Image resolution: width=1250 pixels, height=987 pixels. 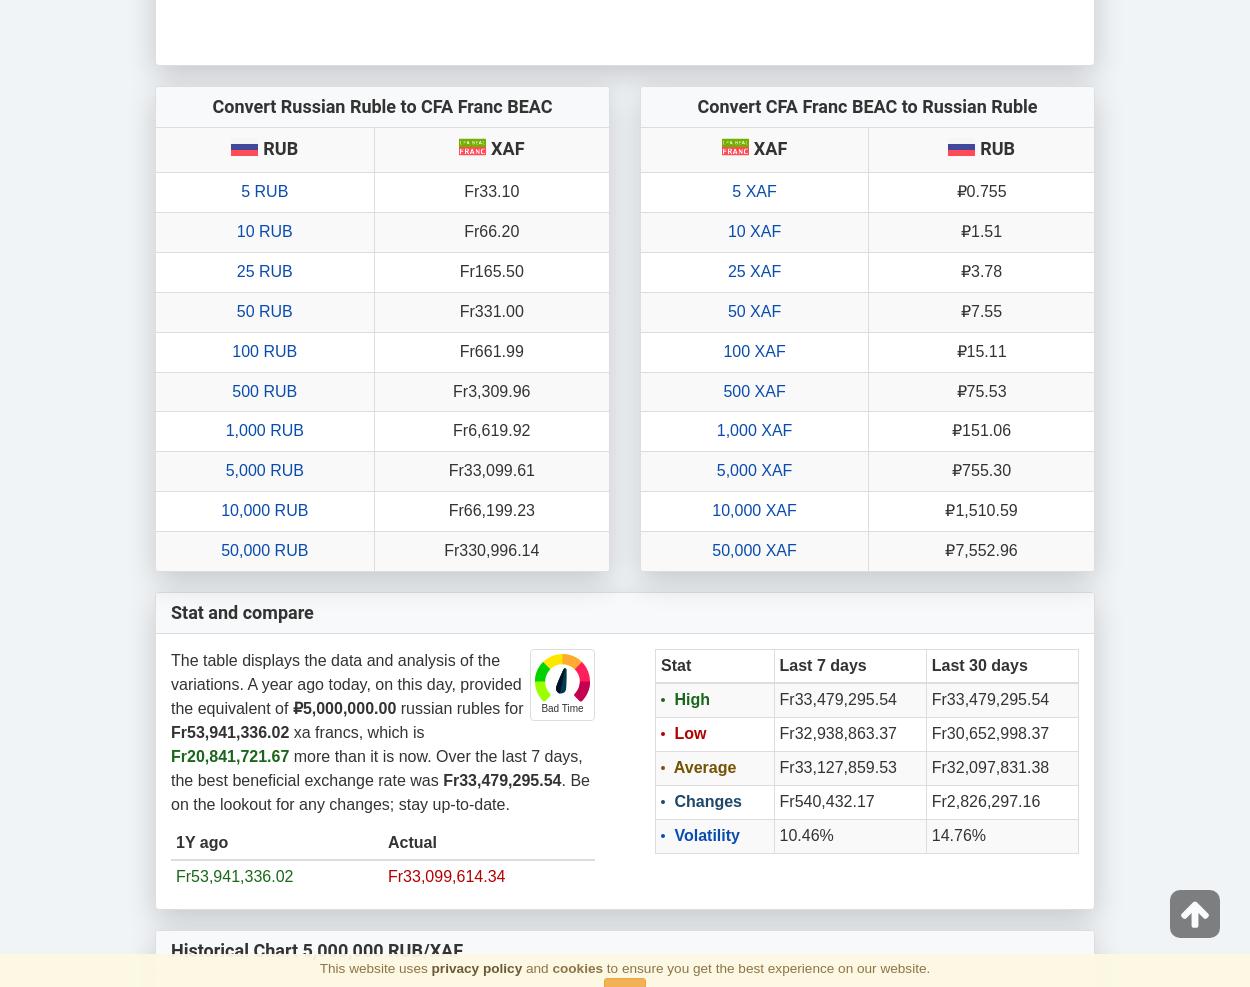 What do you see at coordinates (980, 231) in the screenshot?
I see `'₽1.51'` at bounding box center [980, 231].